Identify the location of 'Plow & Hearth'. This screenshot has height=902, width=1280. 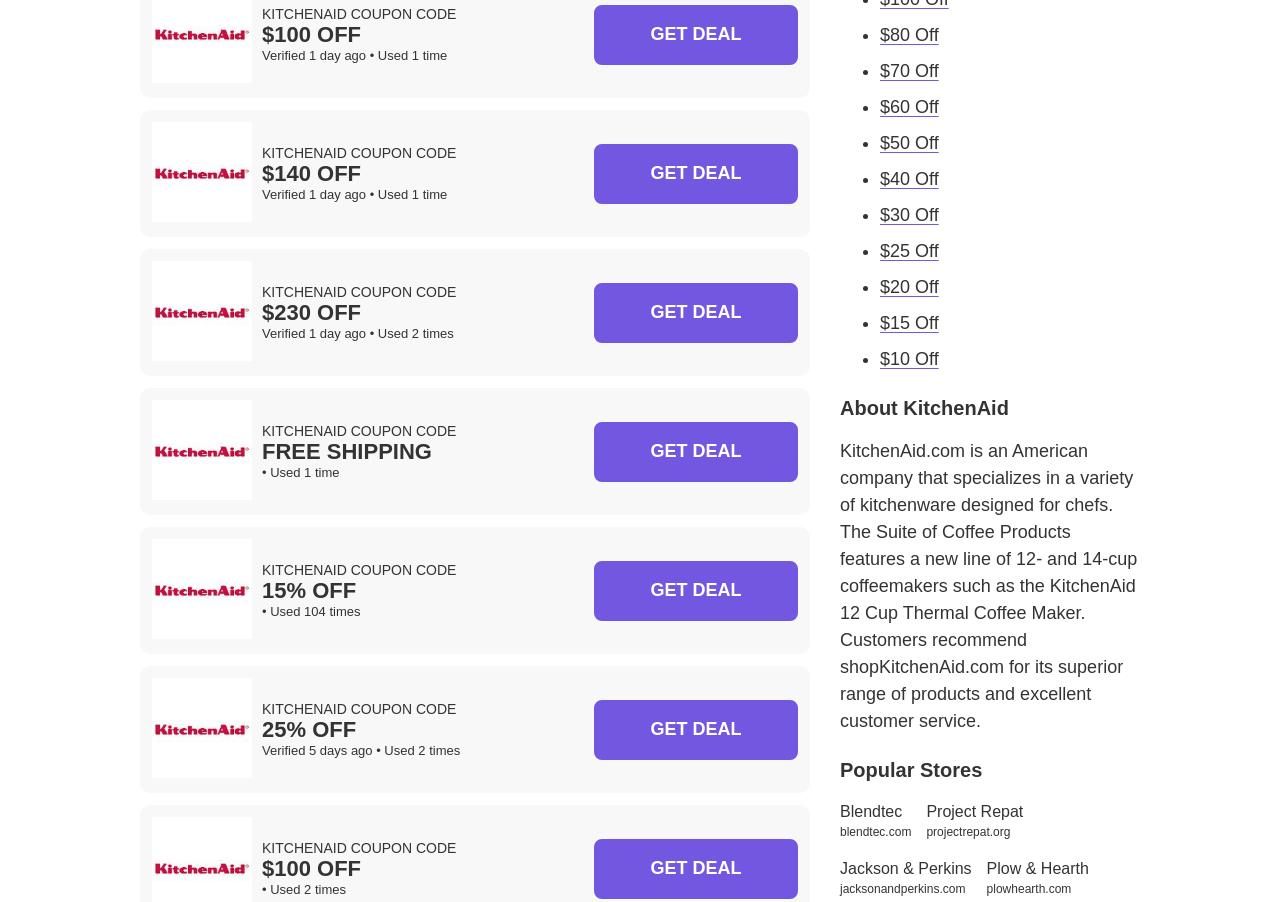
(1037, 867).